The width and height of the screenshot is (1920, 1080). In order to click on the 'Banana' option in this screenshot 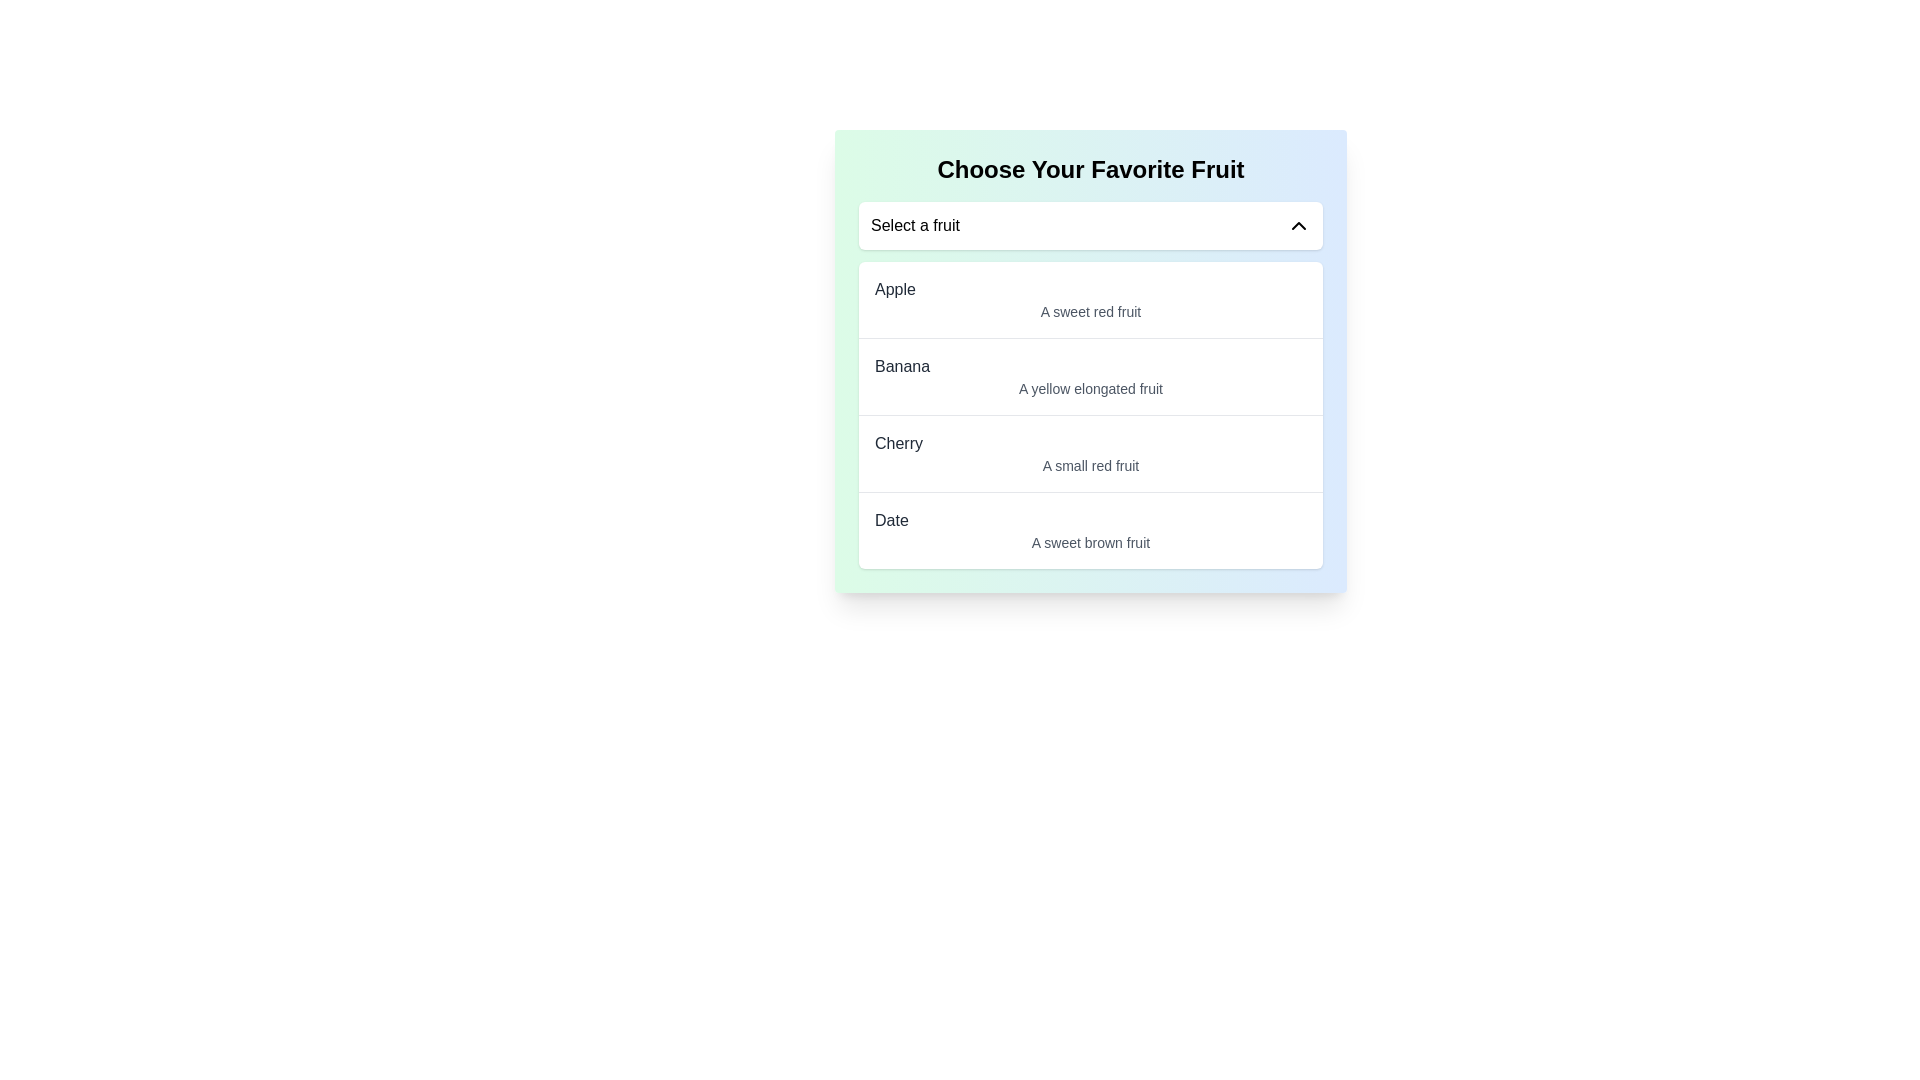, I will do `click(1089, 375)`.